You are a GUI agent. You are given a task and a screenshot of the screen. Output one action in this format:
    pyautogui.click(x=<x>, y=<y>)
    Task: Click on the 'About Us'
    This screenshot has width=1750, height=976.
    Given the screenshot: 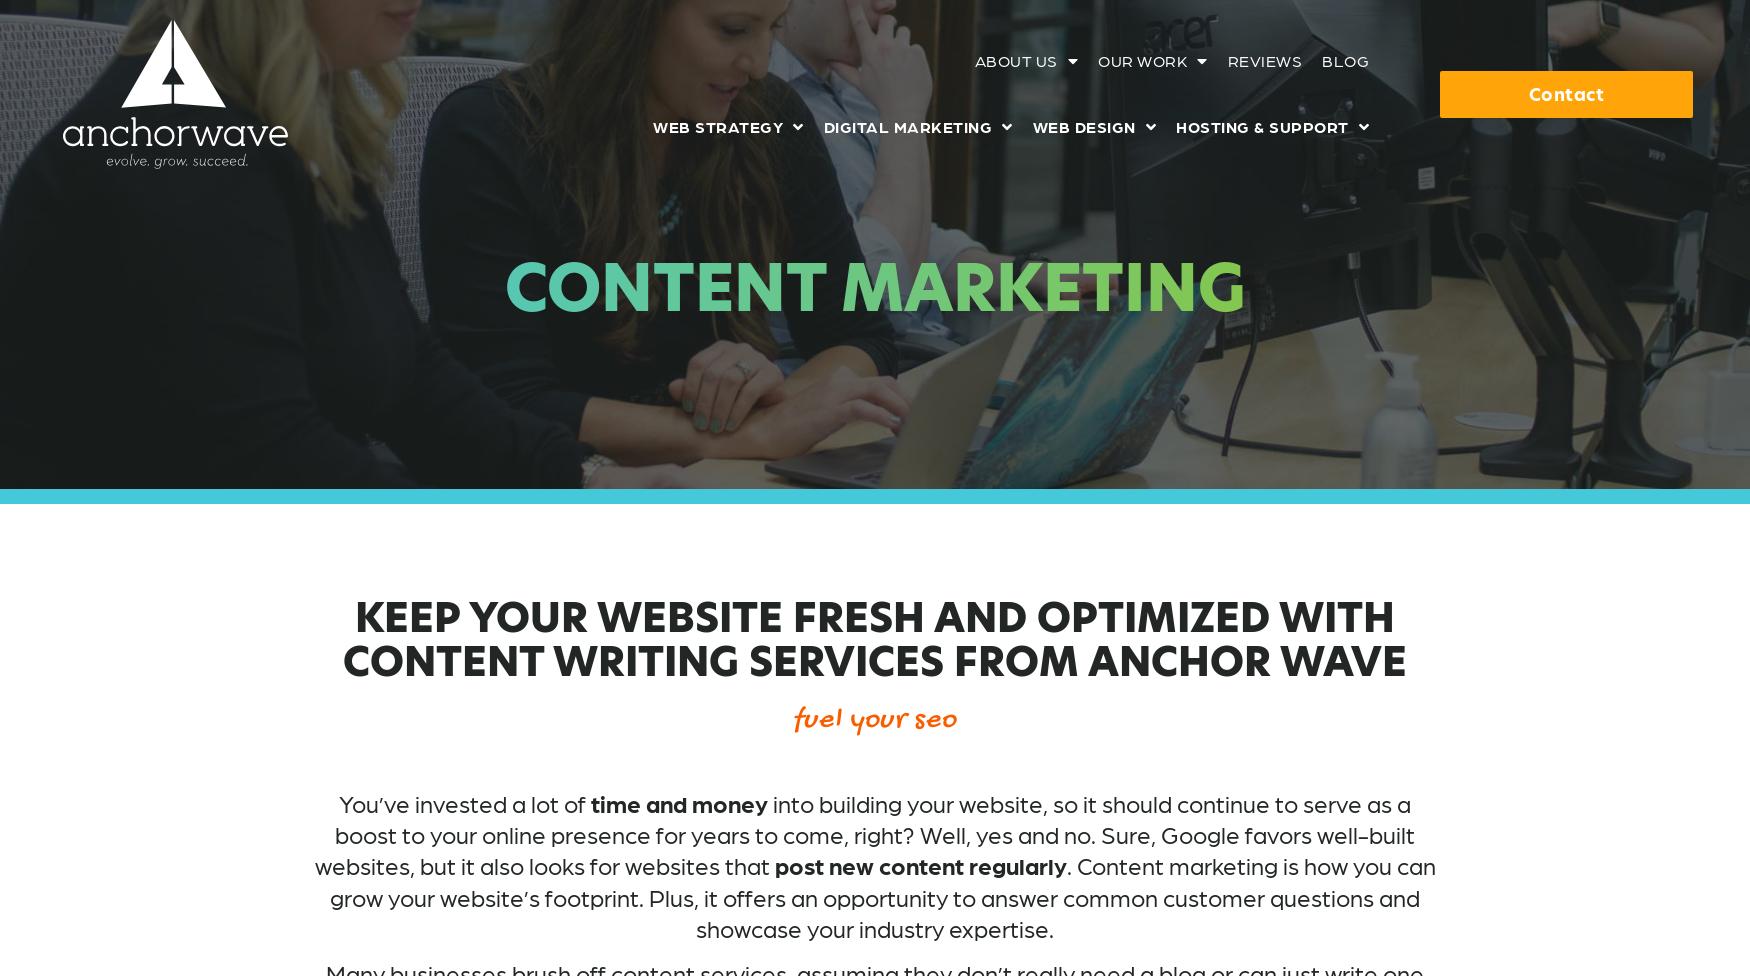 What is the action you would take?
    pyautogui.click(x=974, y=60)
    